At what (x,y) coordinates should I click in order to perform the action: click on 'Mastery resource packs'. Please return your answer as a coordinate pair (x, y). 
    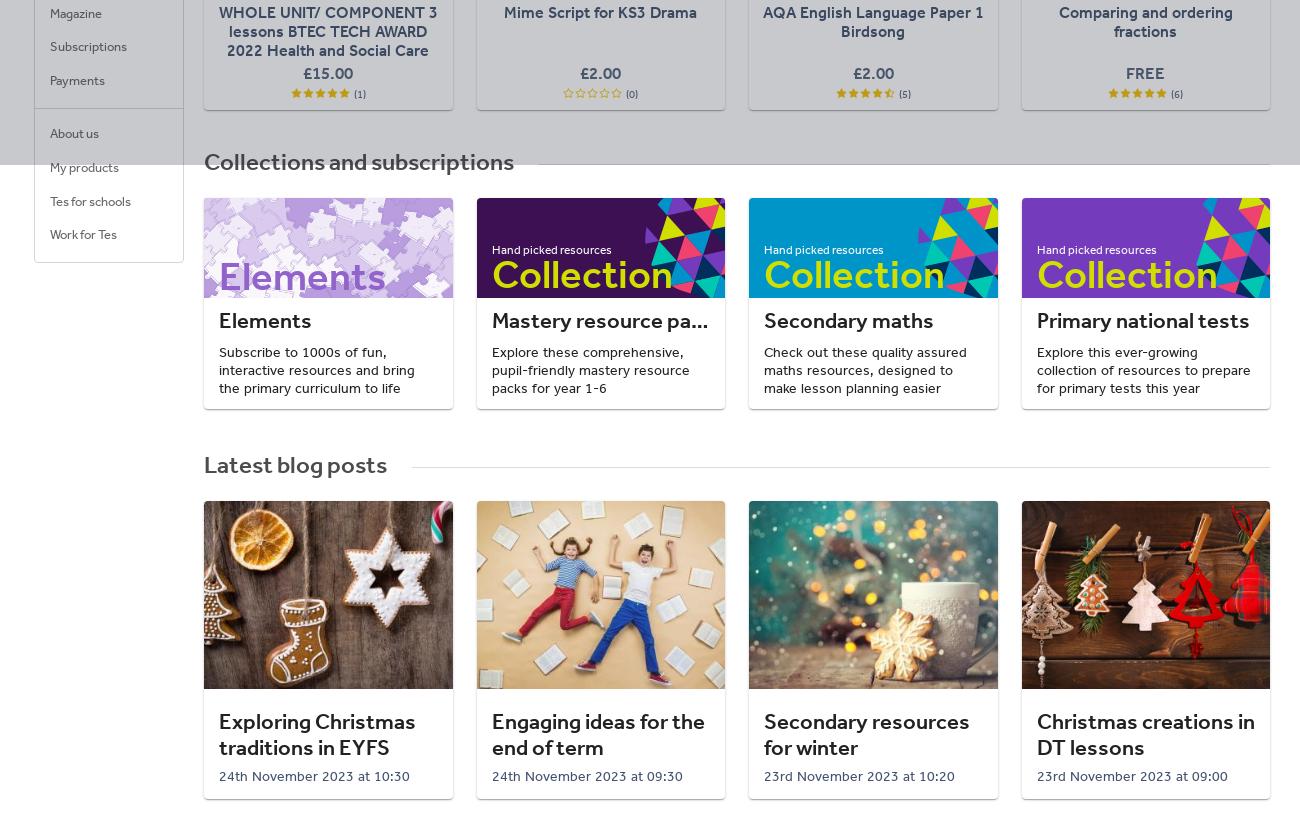
    Looking at the image, I should click on (606, 319).